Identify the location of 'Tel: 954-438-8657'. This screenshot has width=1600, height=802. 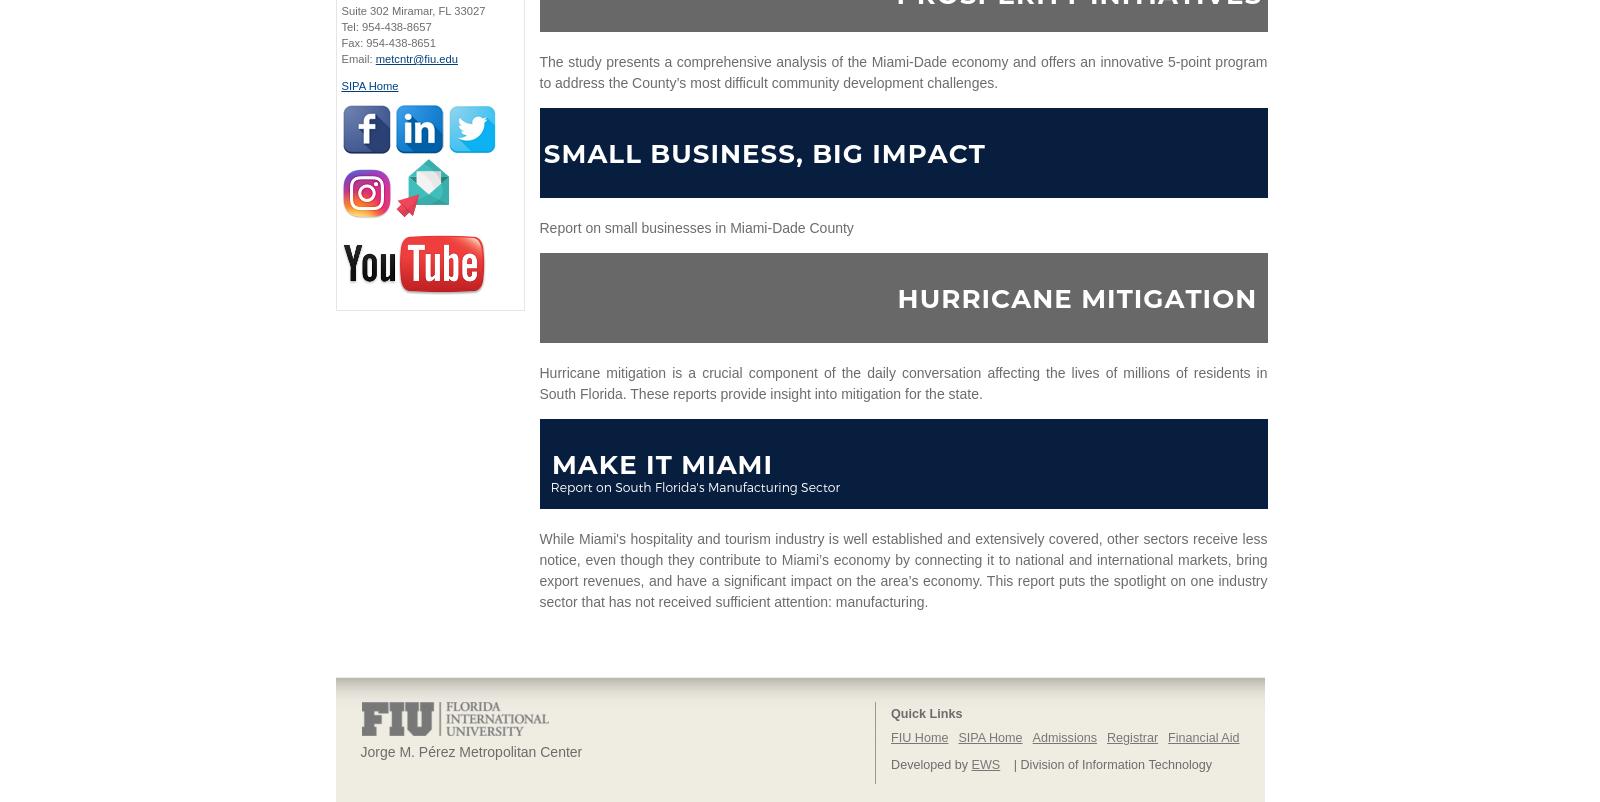
(340, 27).